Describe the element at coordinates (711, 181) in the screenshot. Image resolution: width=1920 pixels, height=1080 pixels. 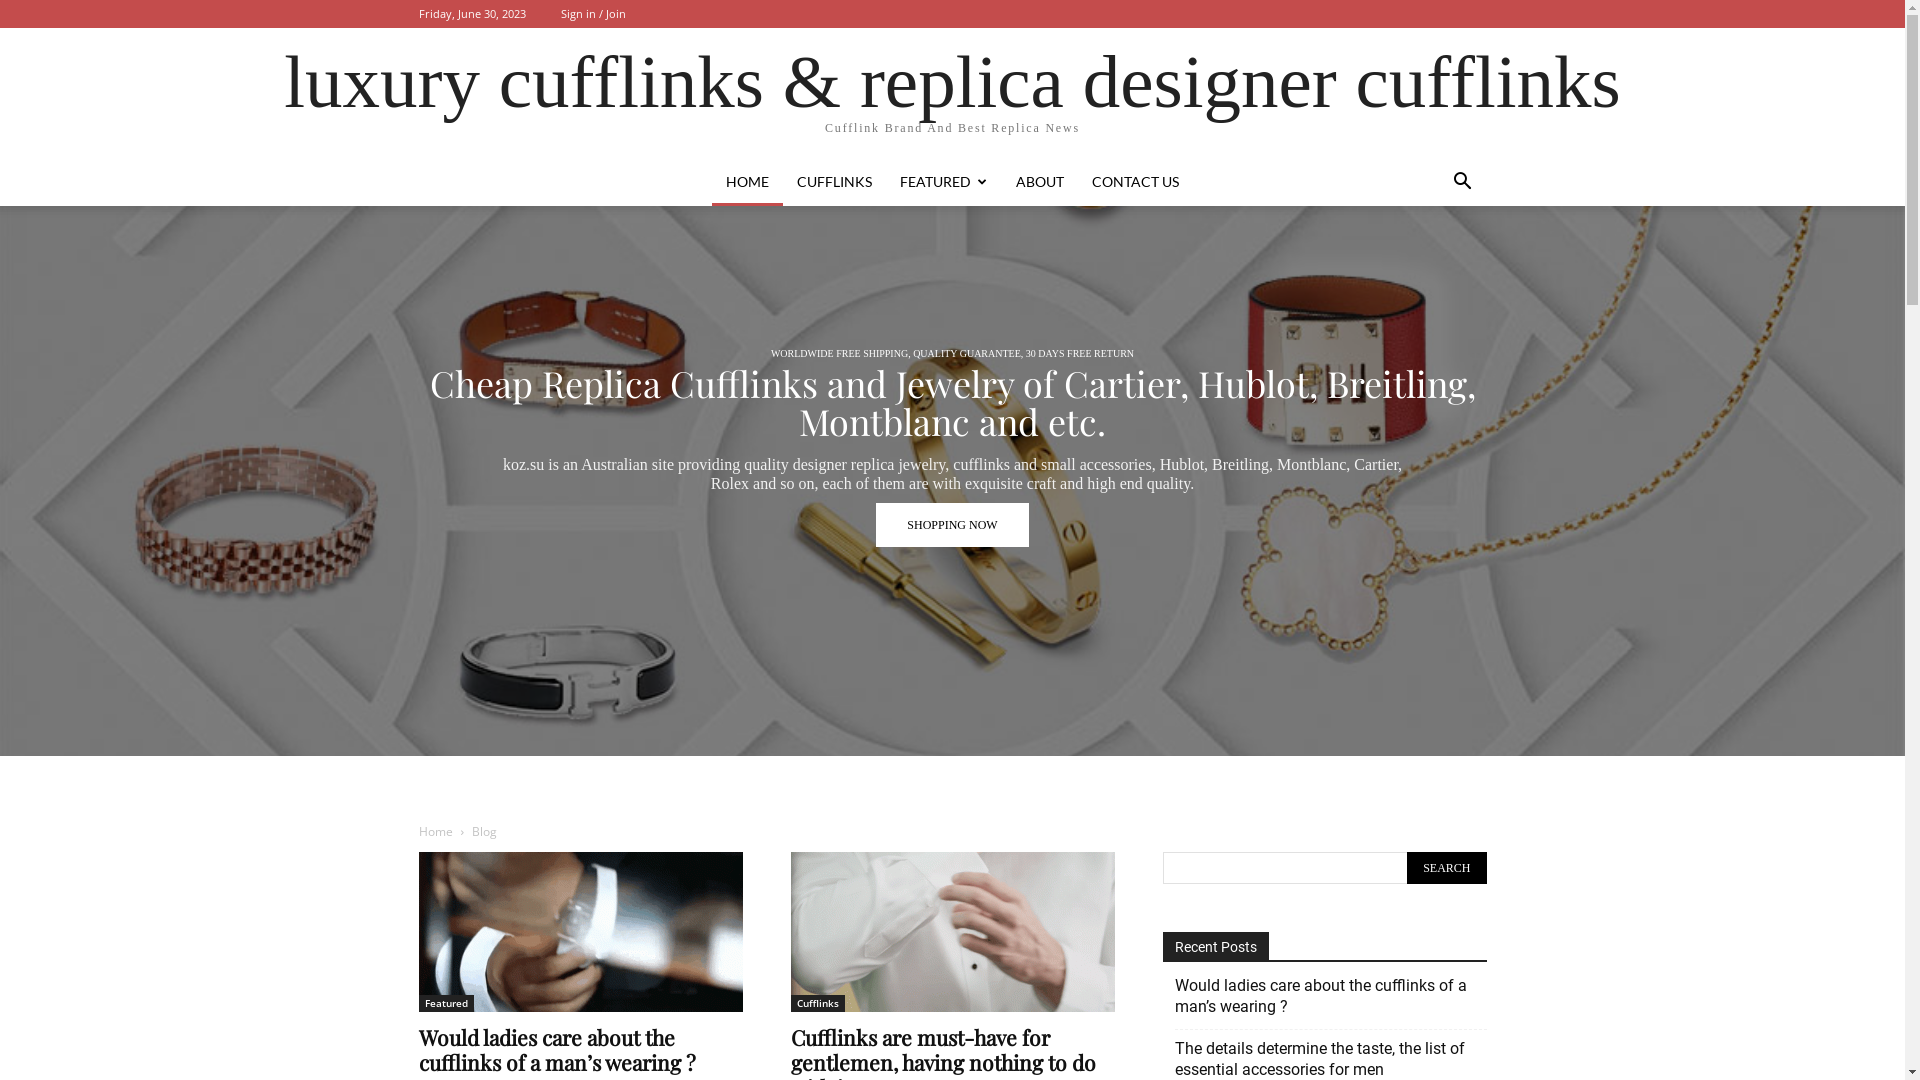
I see `'HOME'` at that location.